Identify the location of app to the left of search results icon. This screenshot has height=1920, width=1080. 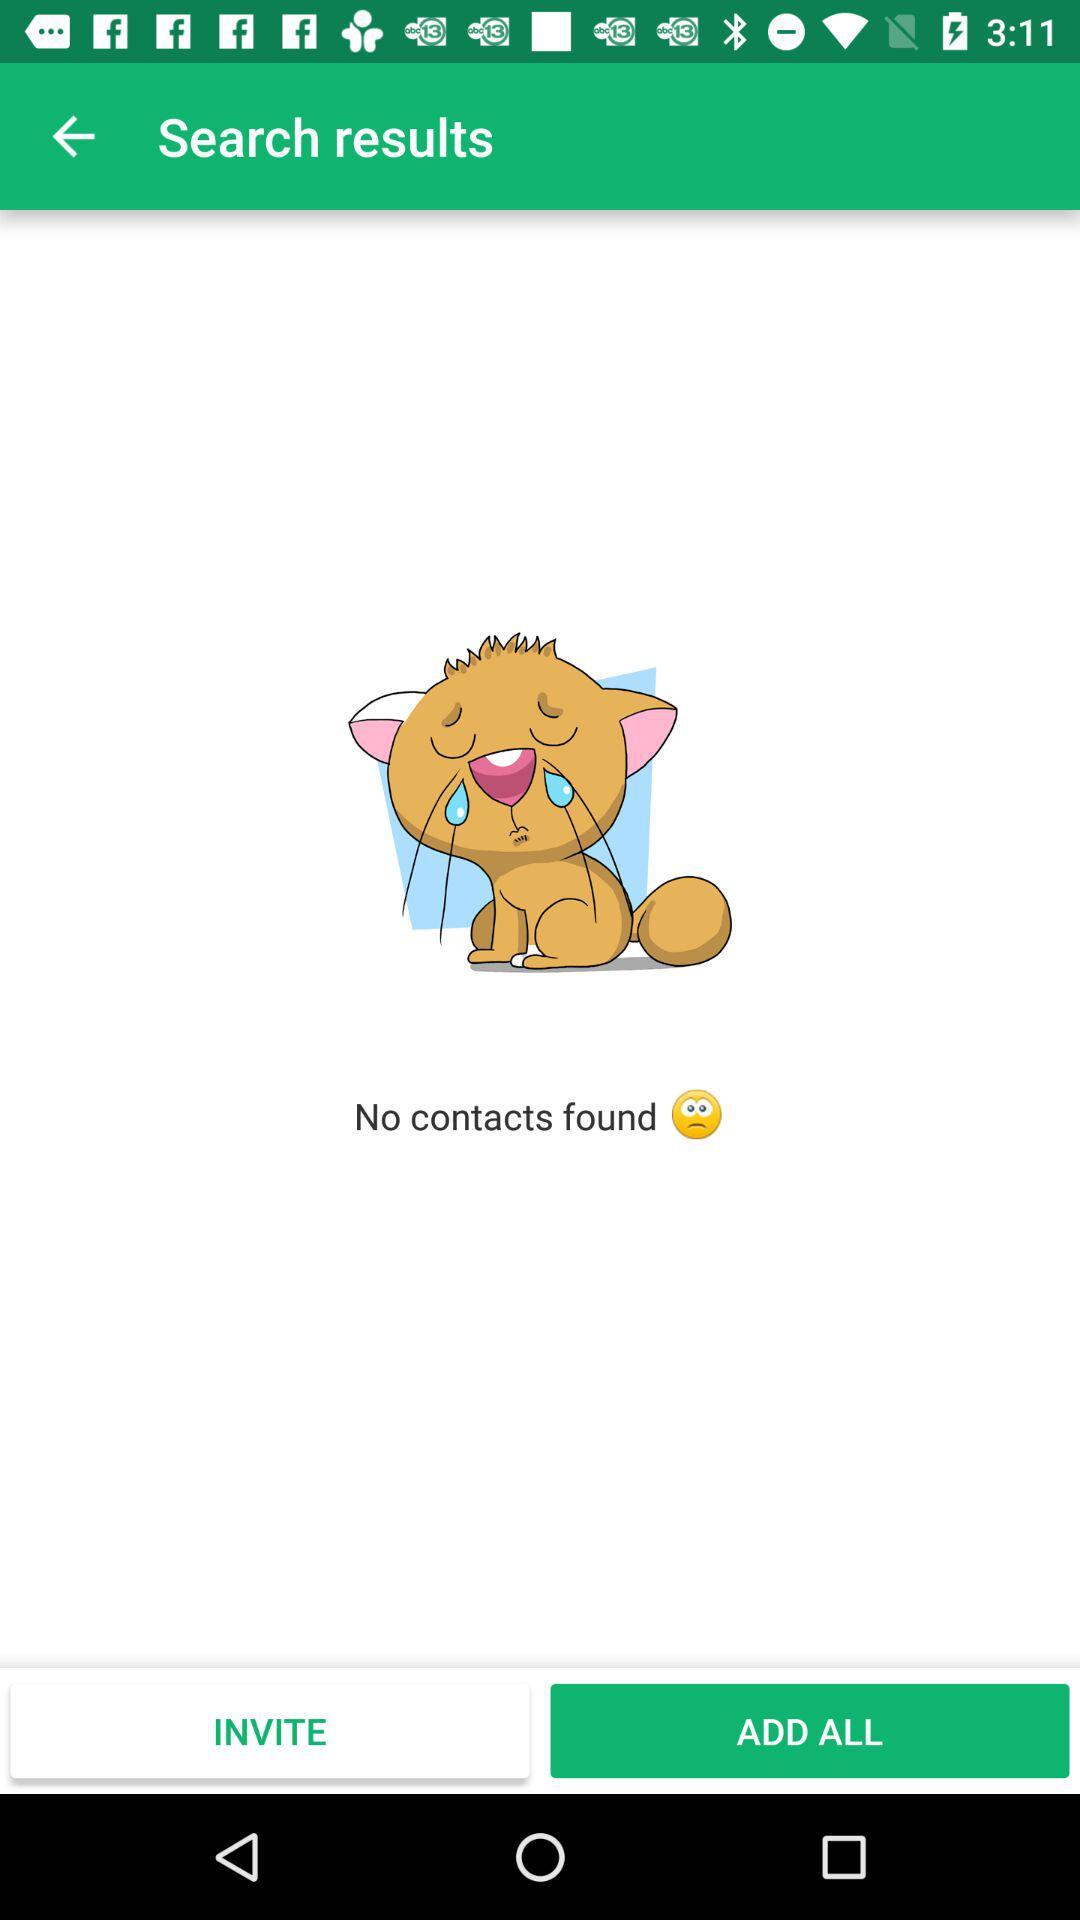
(72, 135).